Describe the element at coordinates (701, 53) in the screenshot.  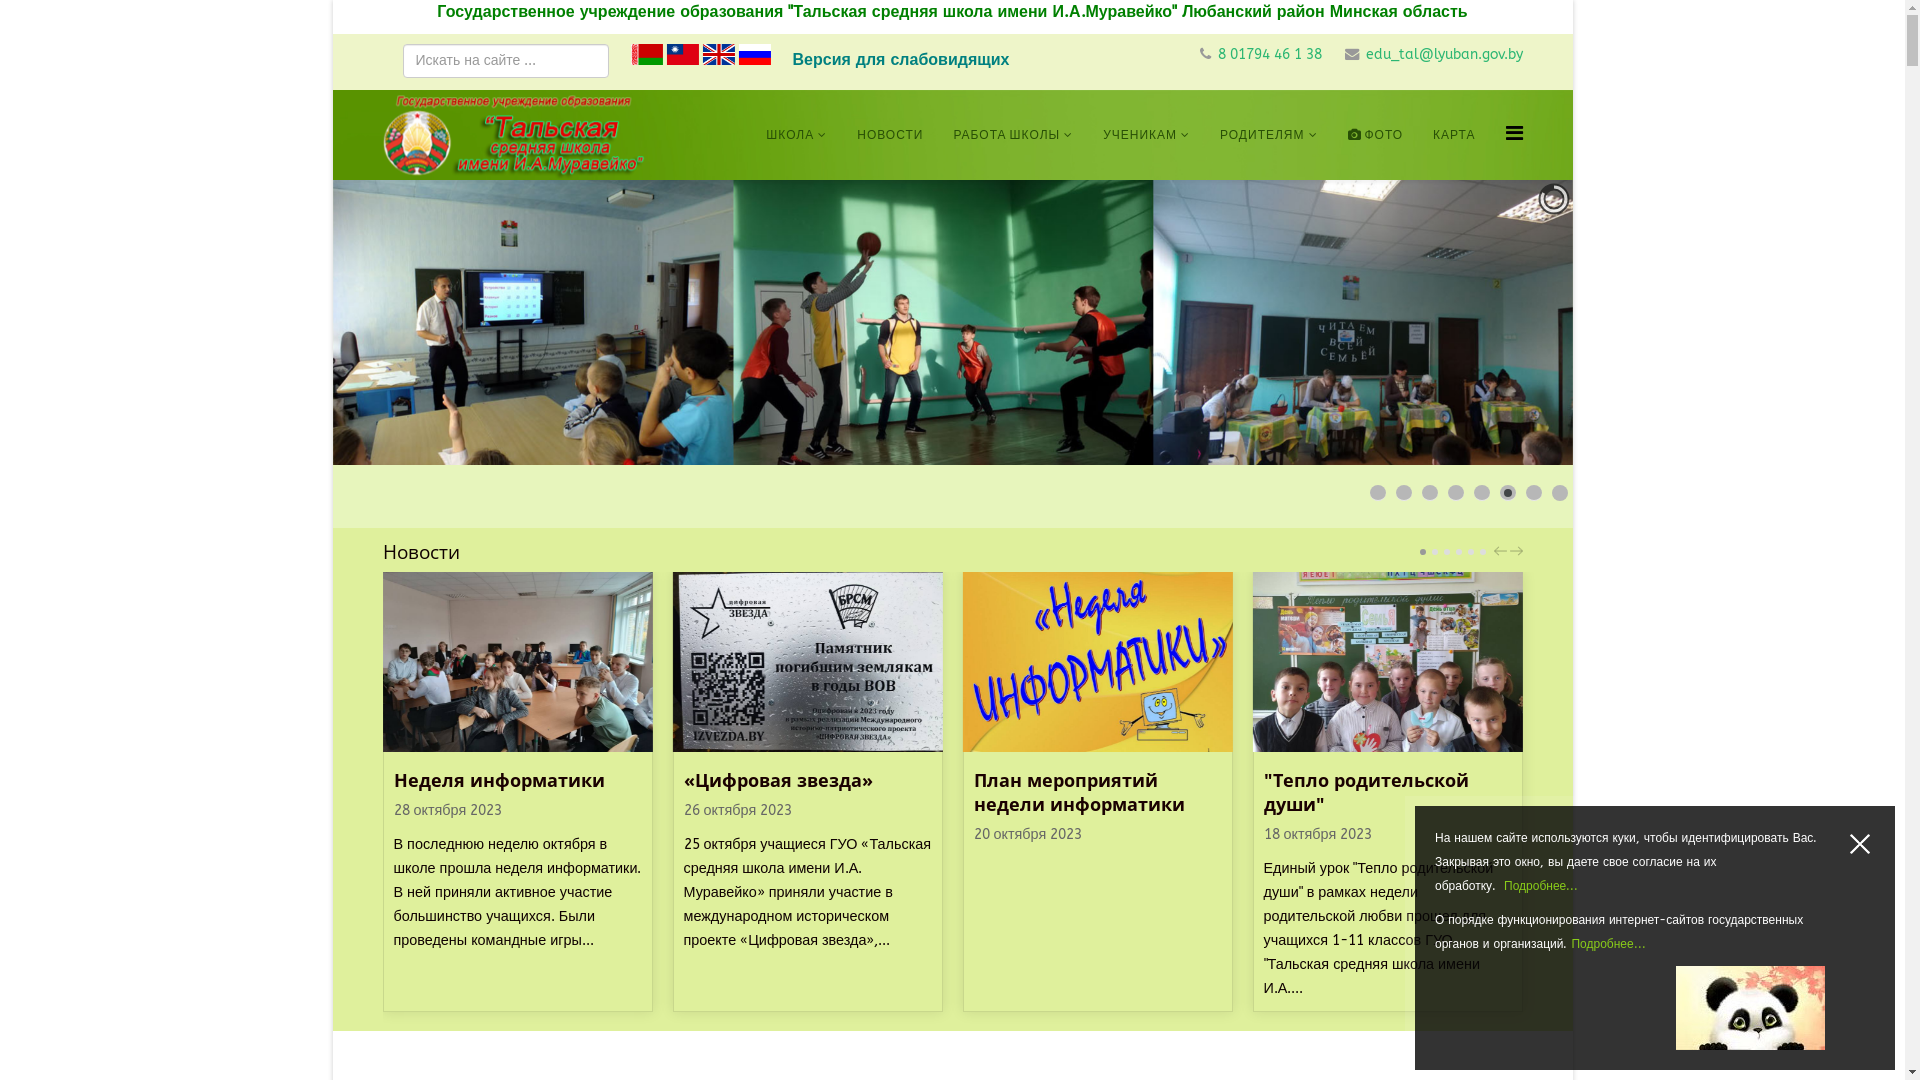
I see `'English'` at that location.